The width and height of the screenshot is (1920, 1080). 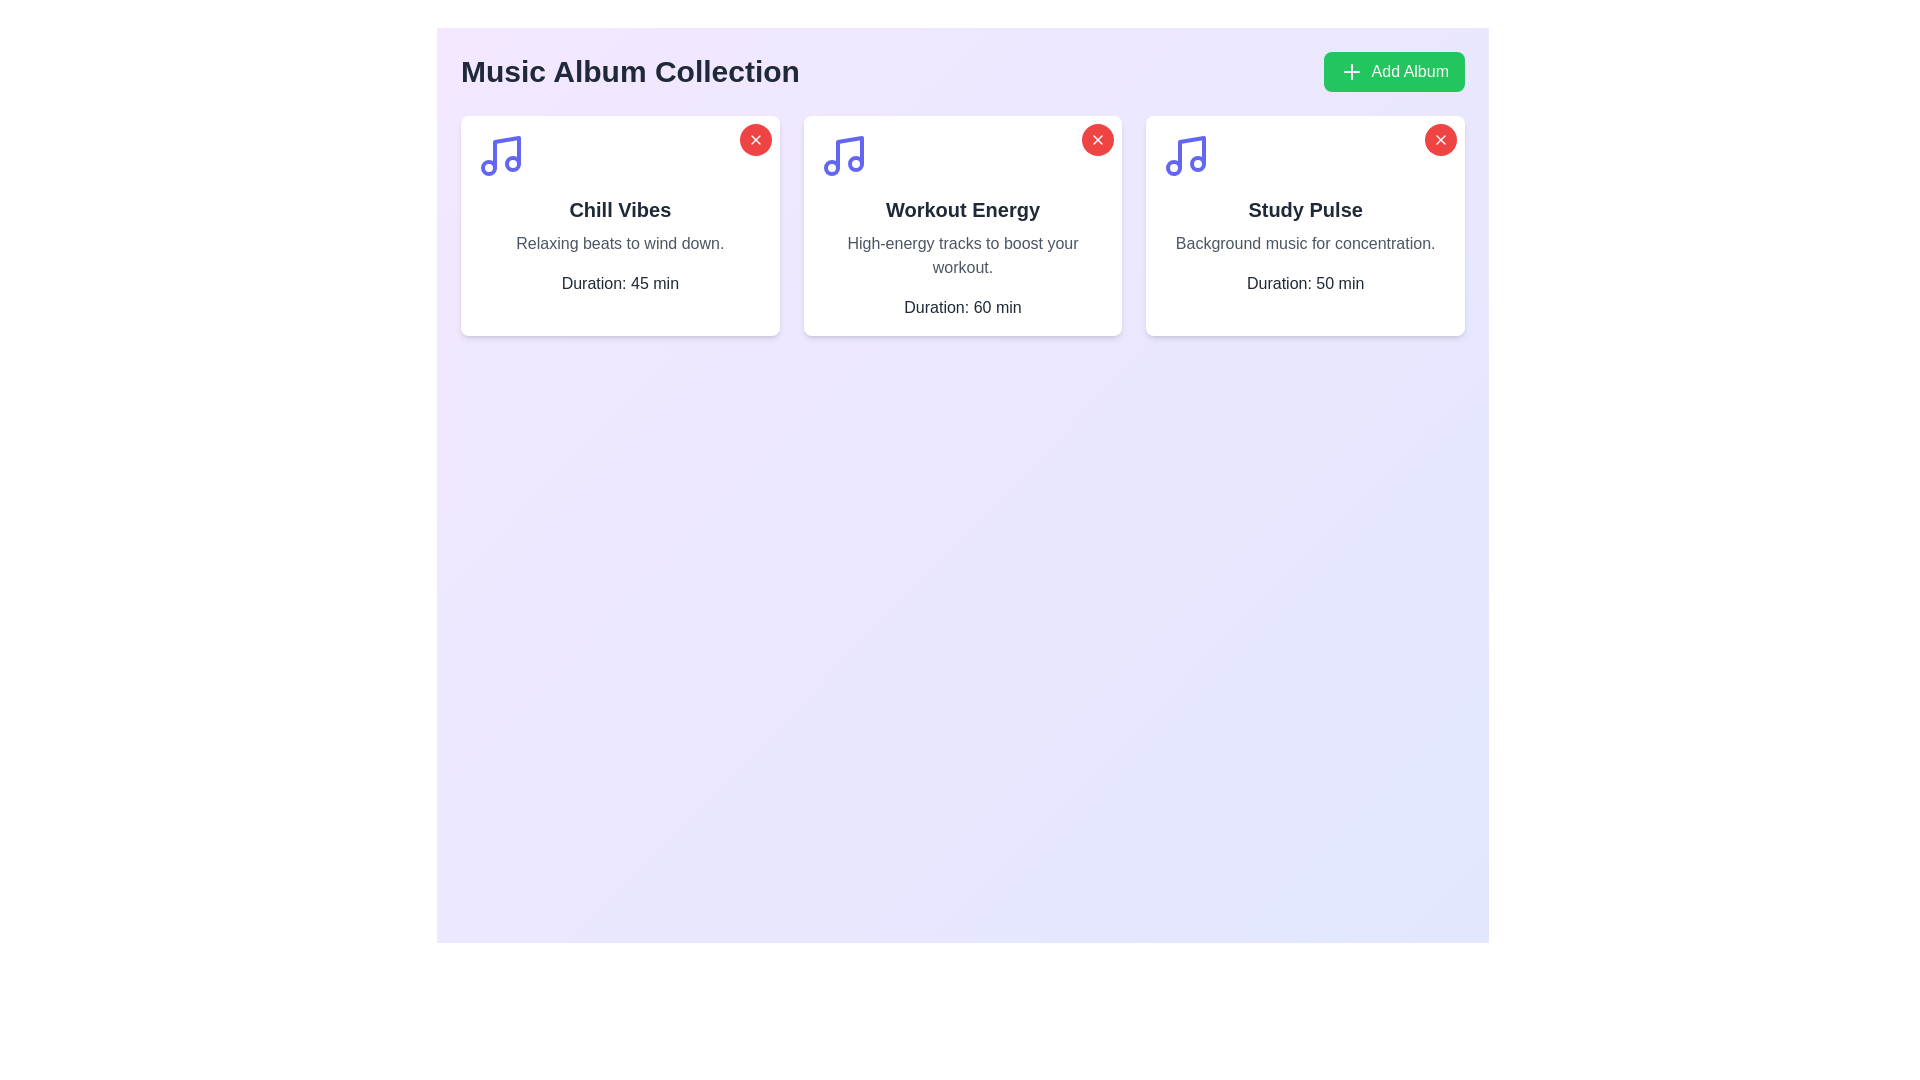 I want to click on the decorative music icon representing the 'Chill Vibes' card, located at the top-left corner of the card, above the title 'Chill Vibes', so click(x=500, y=154).